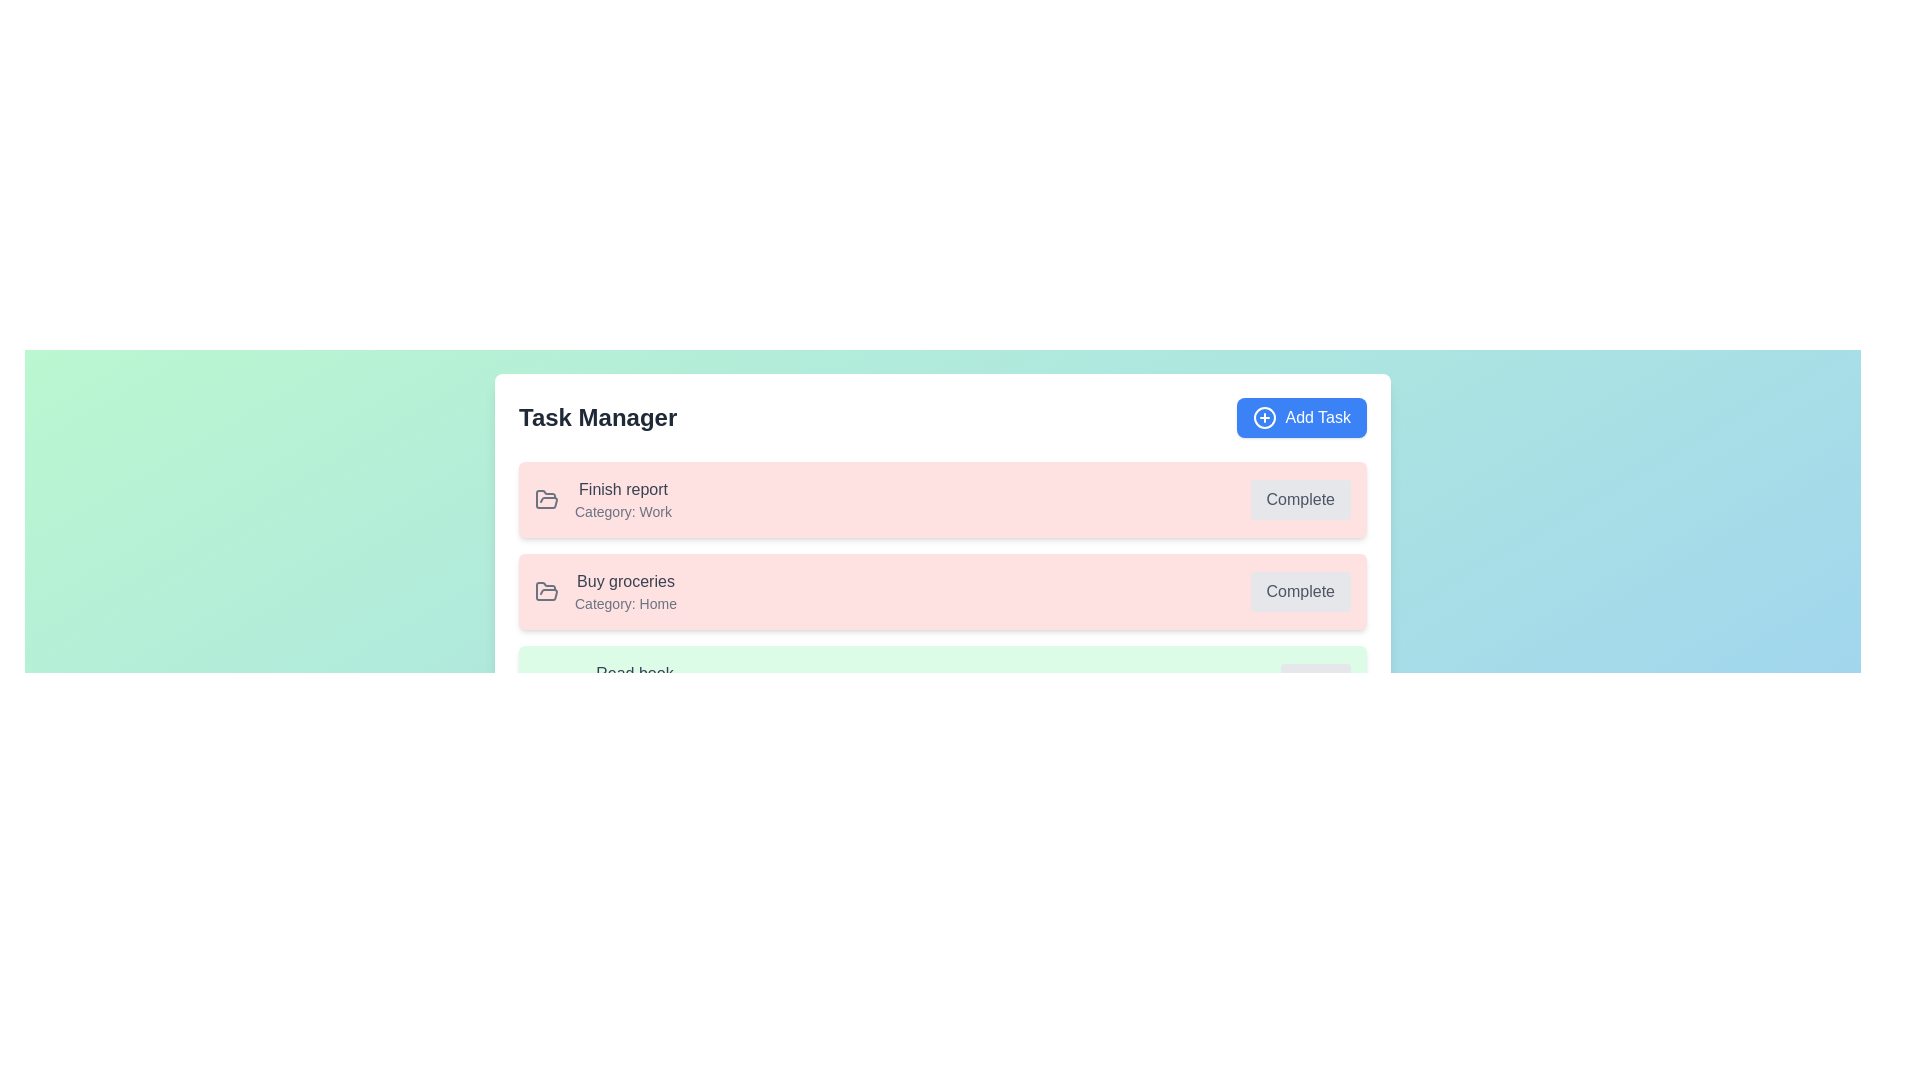 This screenshot has height=1080, width=1920. I want to click on decorative graphic element, which is a circular outline centered within the 'Add Task' button located in the top-right corner of the interface, so click(1264, 416).